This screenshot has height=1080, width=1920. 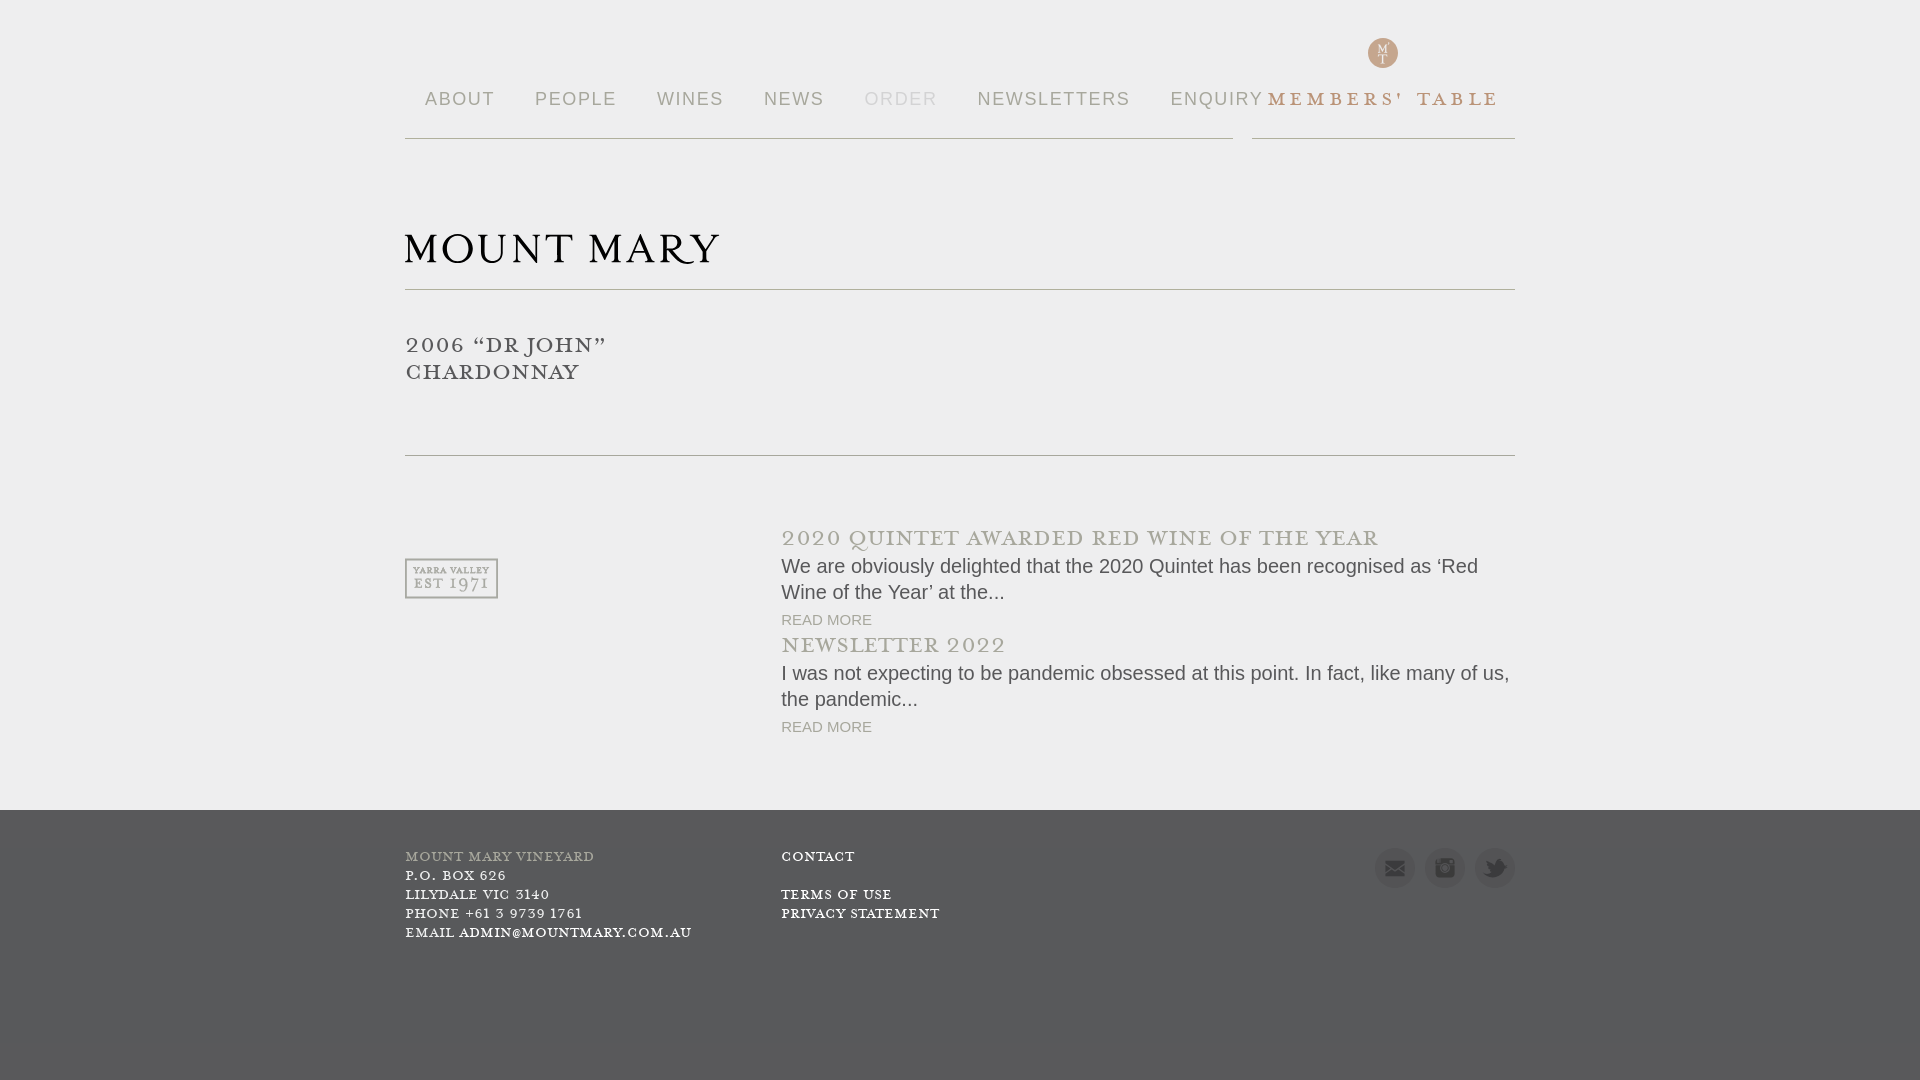 What do you see at coordinates (1494, 866) in the screenshot?
I see `'TWITTER'` at bounding box center [1494, 866].